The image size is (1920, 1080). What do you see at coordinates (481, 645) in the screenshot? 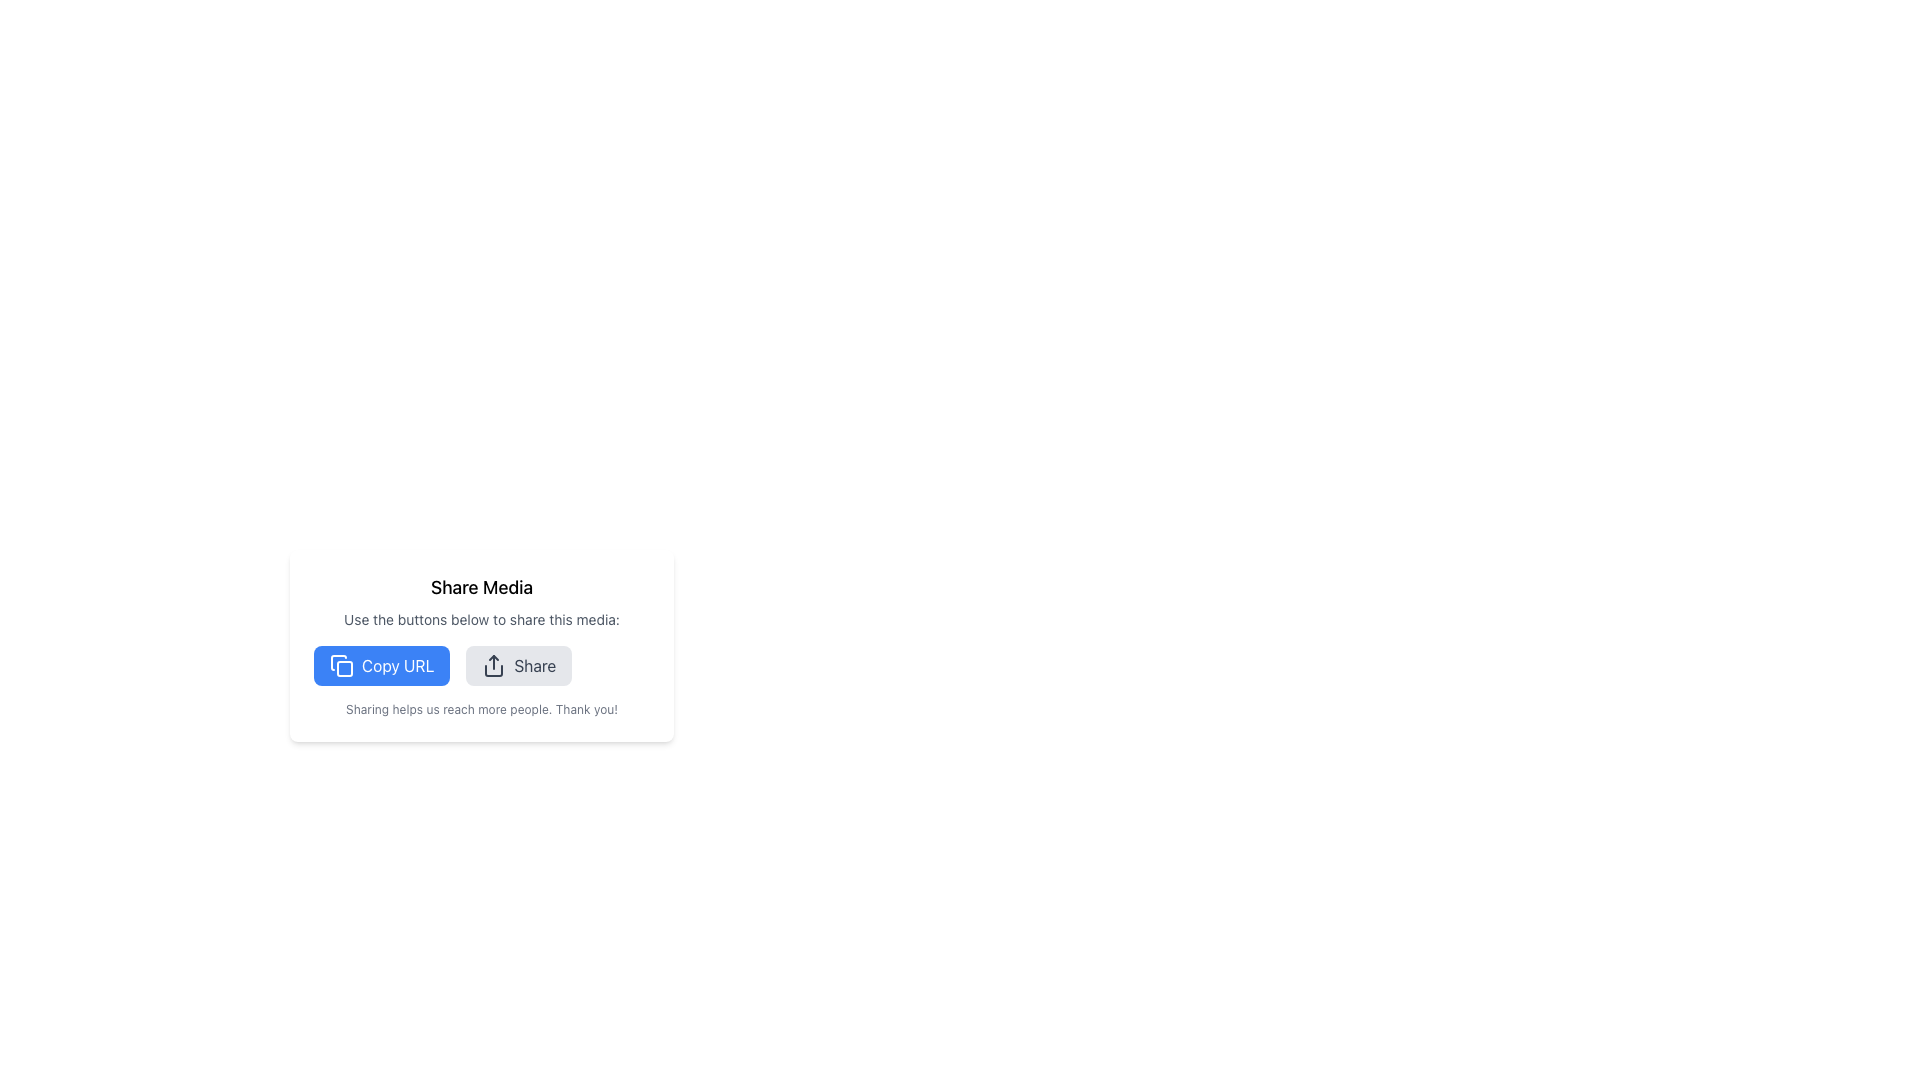
I see `the light-gray 'Share' button with rounded corners, which contains an upward arrow icon` at bounding box center [481, 645].